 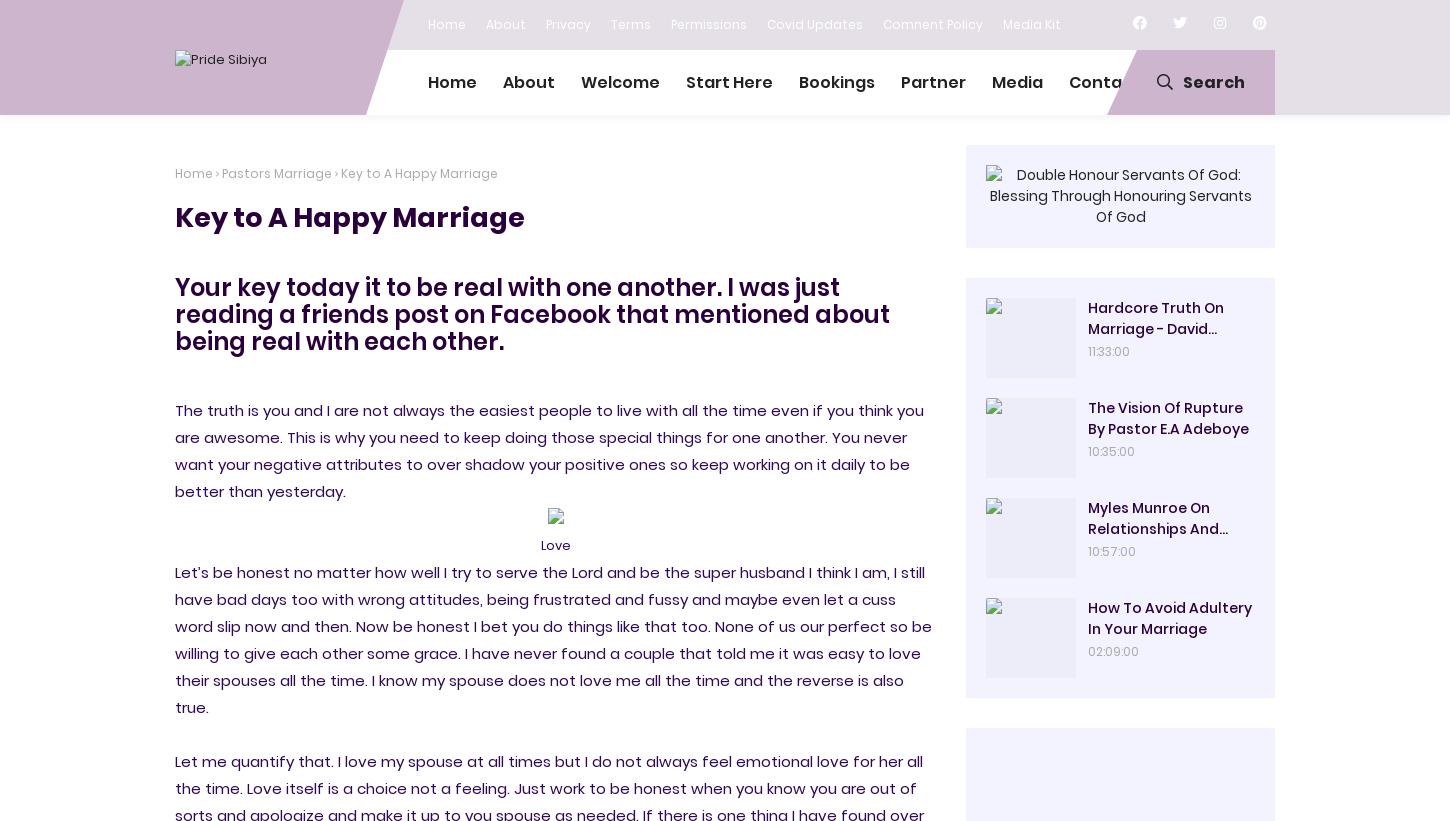 What do you see at coordinates (1112, 650) in the screenshot?
I see `'02:09:00'` at bounding box center [1112, 650].